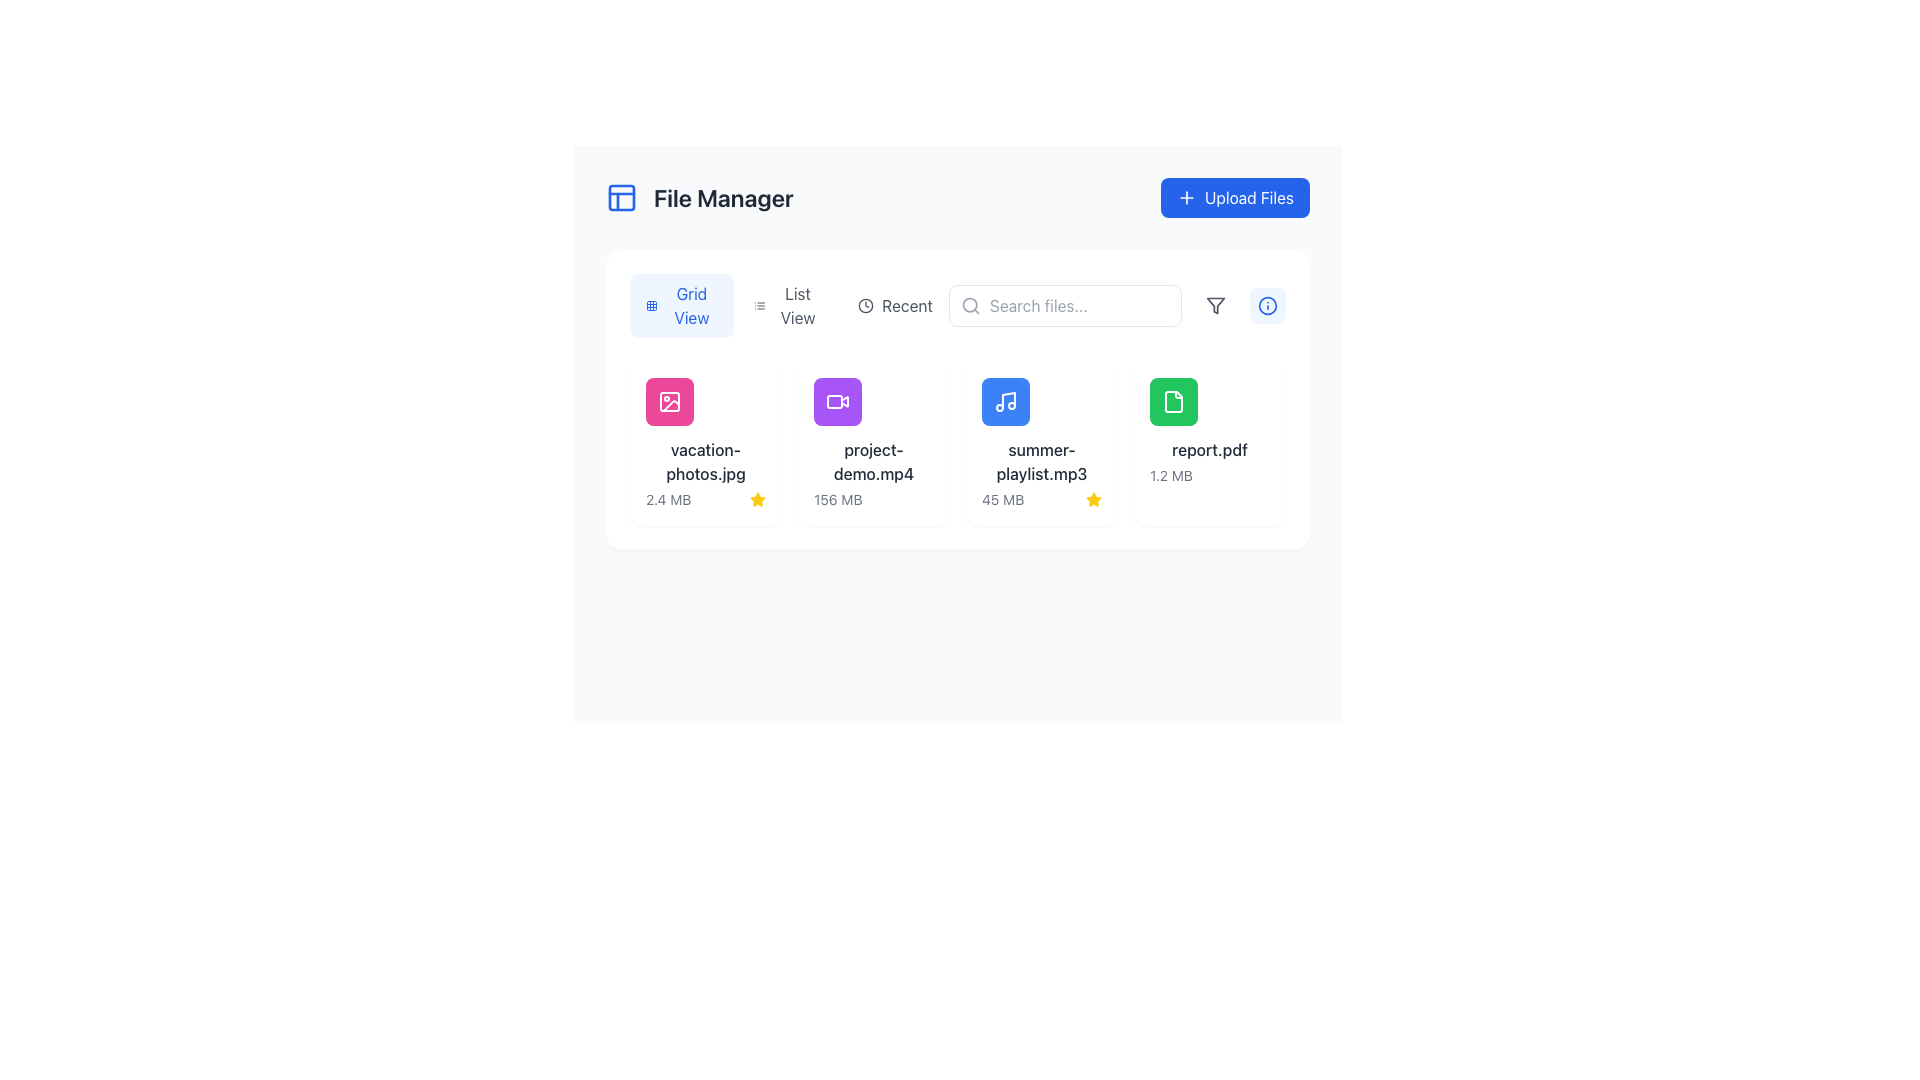 The height and width of the screenshot is (1080, 1920). Describe the element at coordinates (663, 496) in the screenshot. I see `the circular download button icon with a gray outline located beneath the 'vacation-photos.jpg' file thumbnail` at that location.